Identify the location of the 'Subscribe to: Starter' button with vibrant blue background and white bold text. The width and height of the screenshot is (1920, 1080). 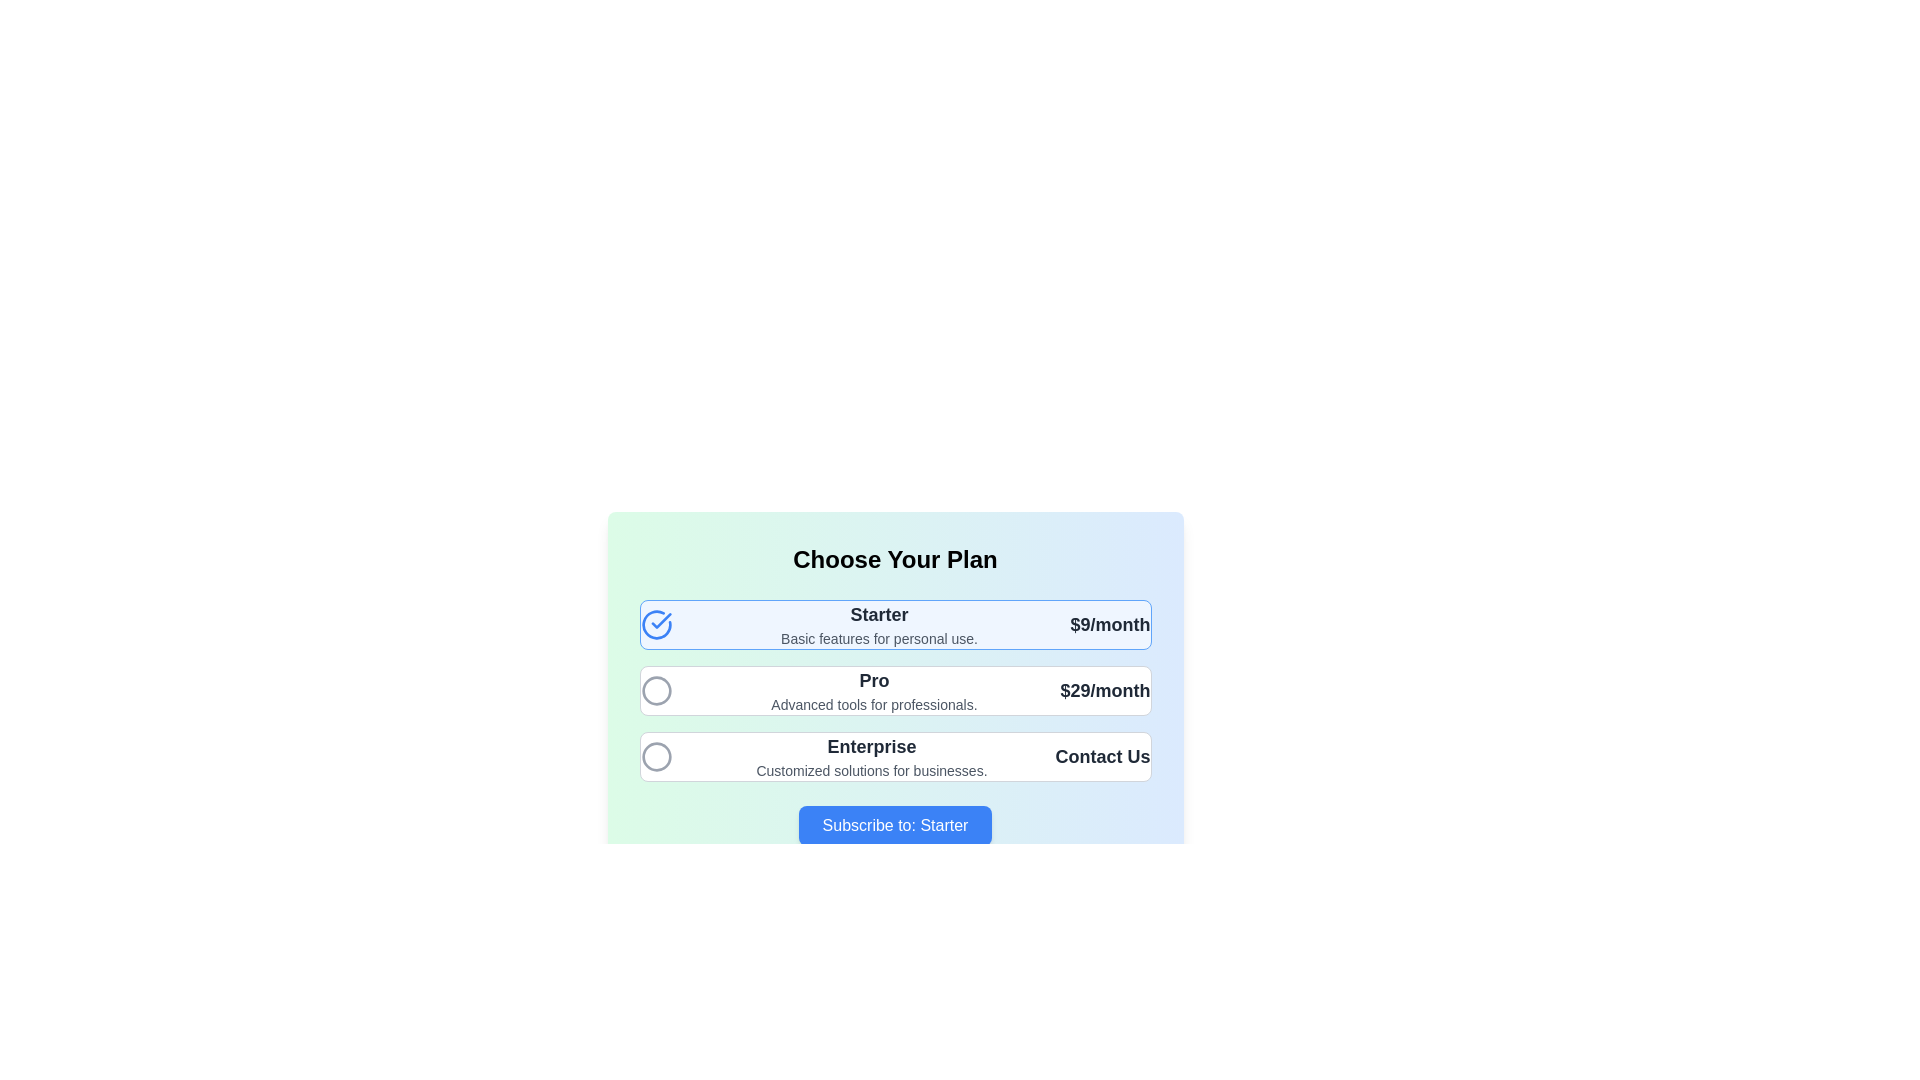
(894, 825).